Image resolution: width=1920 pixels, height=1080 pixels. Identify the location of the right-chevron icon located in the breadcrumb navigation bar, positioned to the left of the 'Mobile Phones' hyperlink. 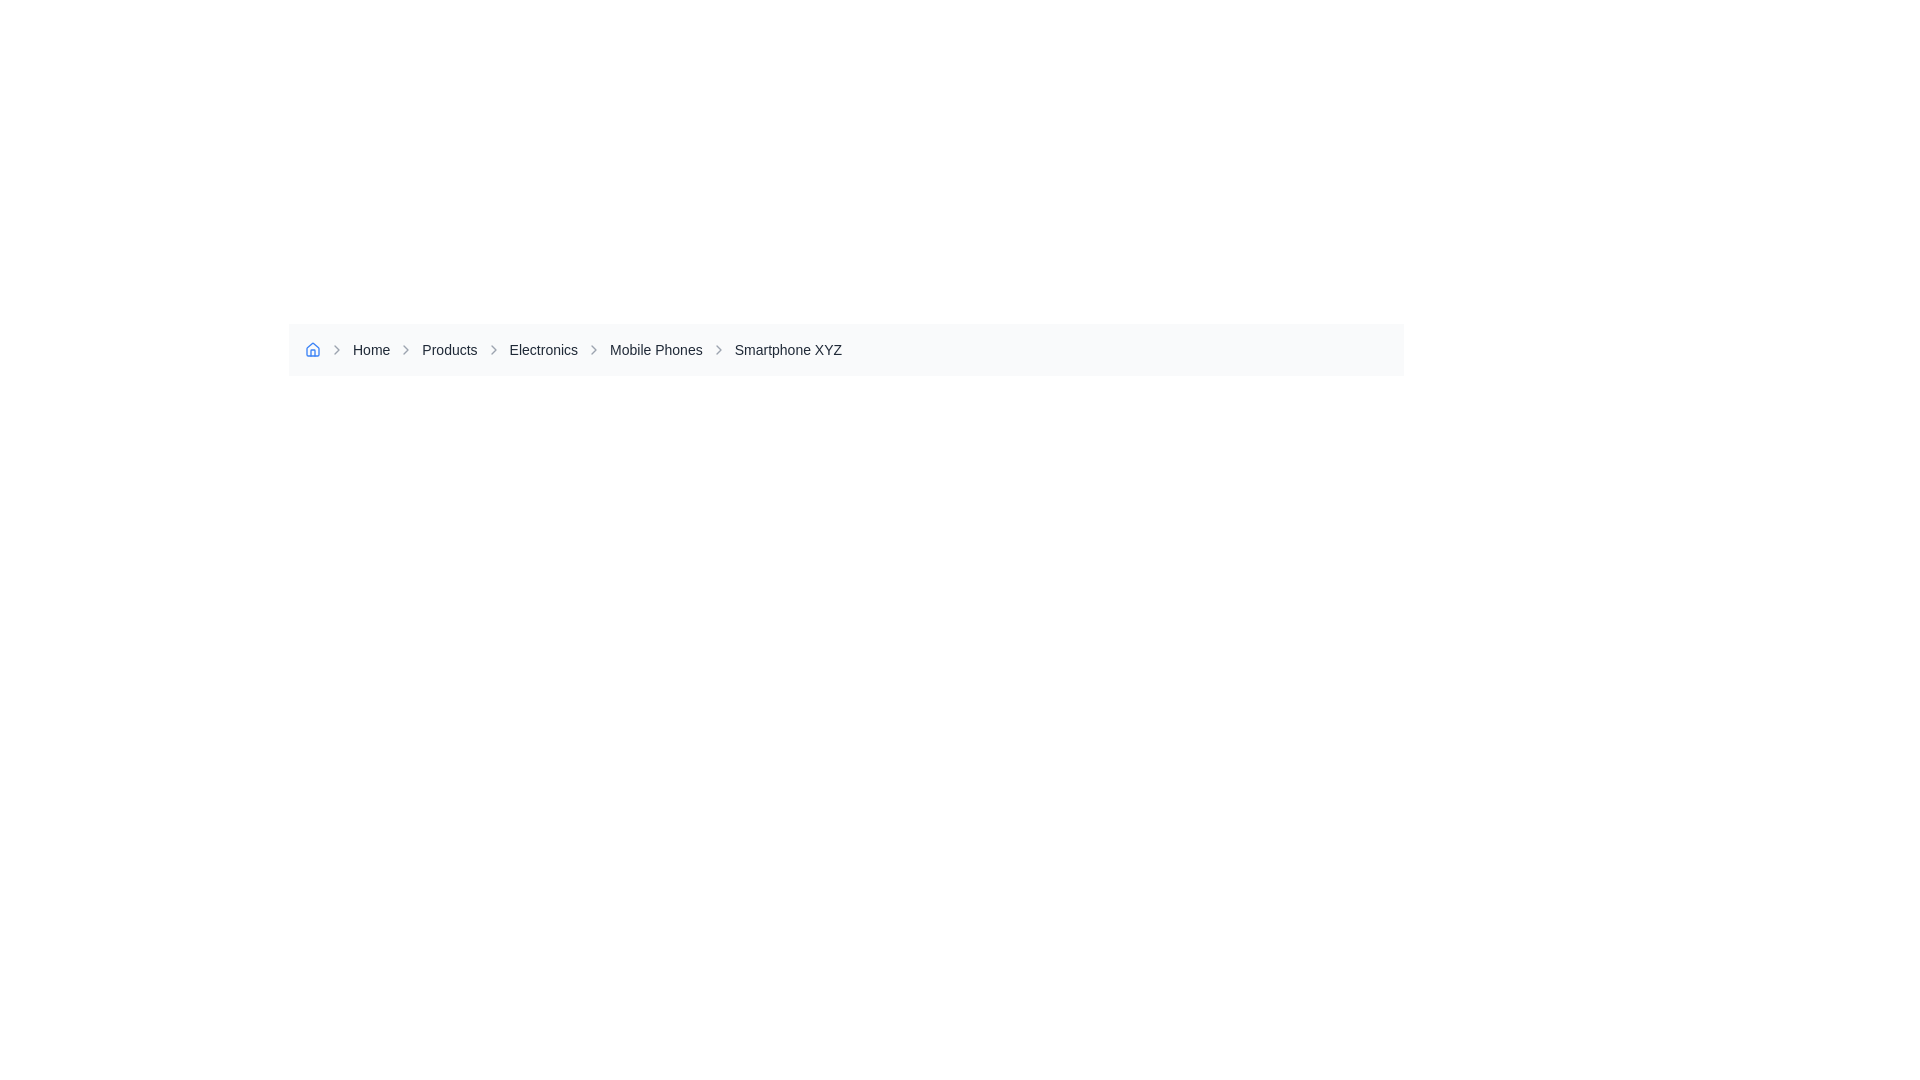
(593, 349).